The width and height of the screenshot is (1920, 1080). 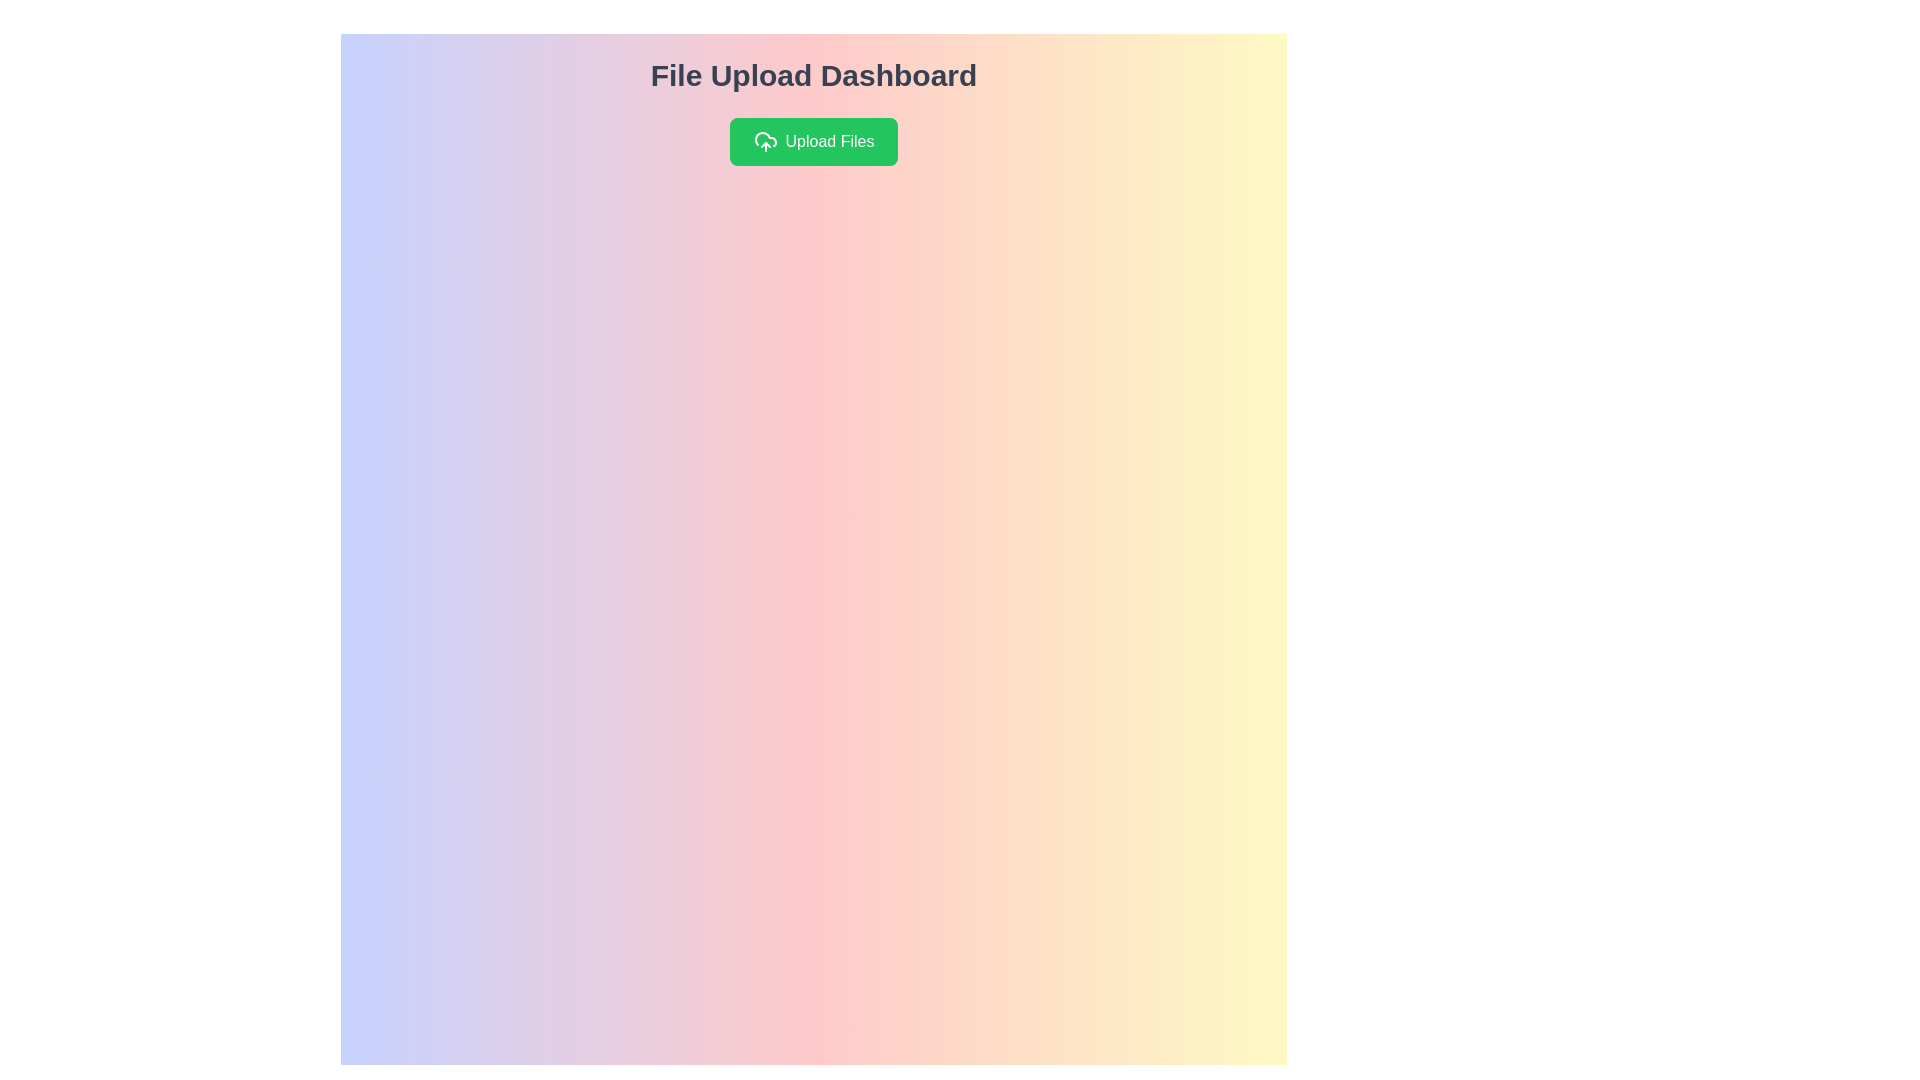 I want to click on the 'File Upload Dashboard' text header, which is a large, bold heading at the top of the interface, styled with a gray font color and centrally positioned, so click(x=814, y=75).